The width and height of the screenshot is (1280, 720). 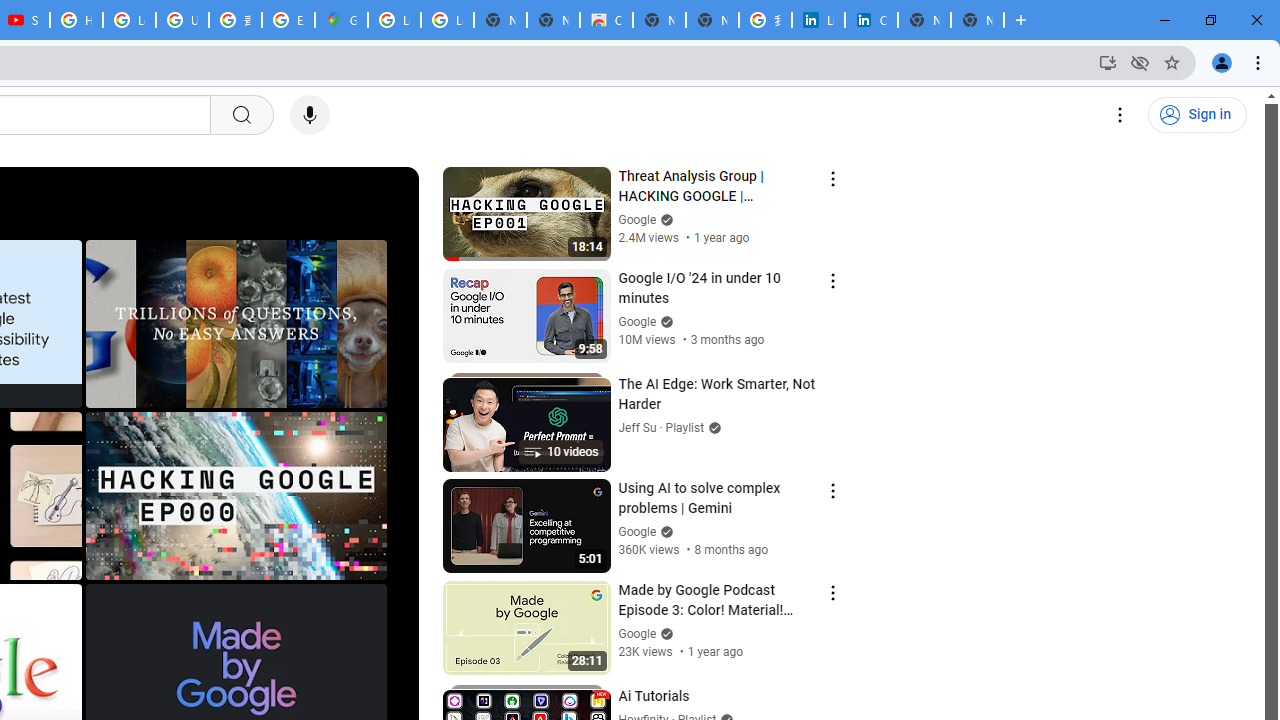 I want to click on 'Install YouTube', so click(x=1106, y=61).